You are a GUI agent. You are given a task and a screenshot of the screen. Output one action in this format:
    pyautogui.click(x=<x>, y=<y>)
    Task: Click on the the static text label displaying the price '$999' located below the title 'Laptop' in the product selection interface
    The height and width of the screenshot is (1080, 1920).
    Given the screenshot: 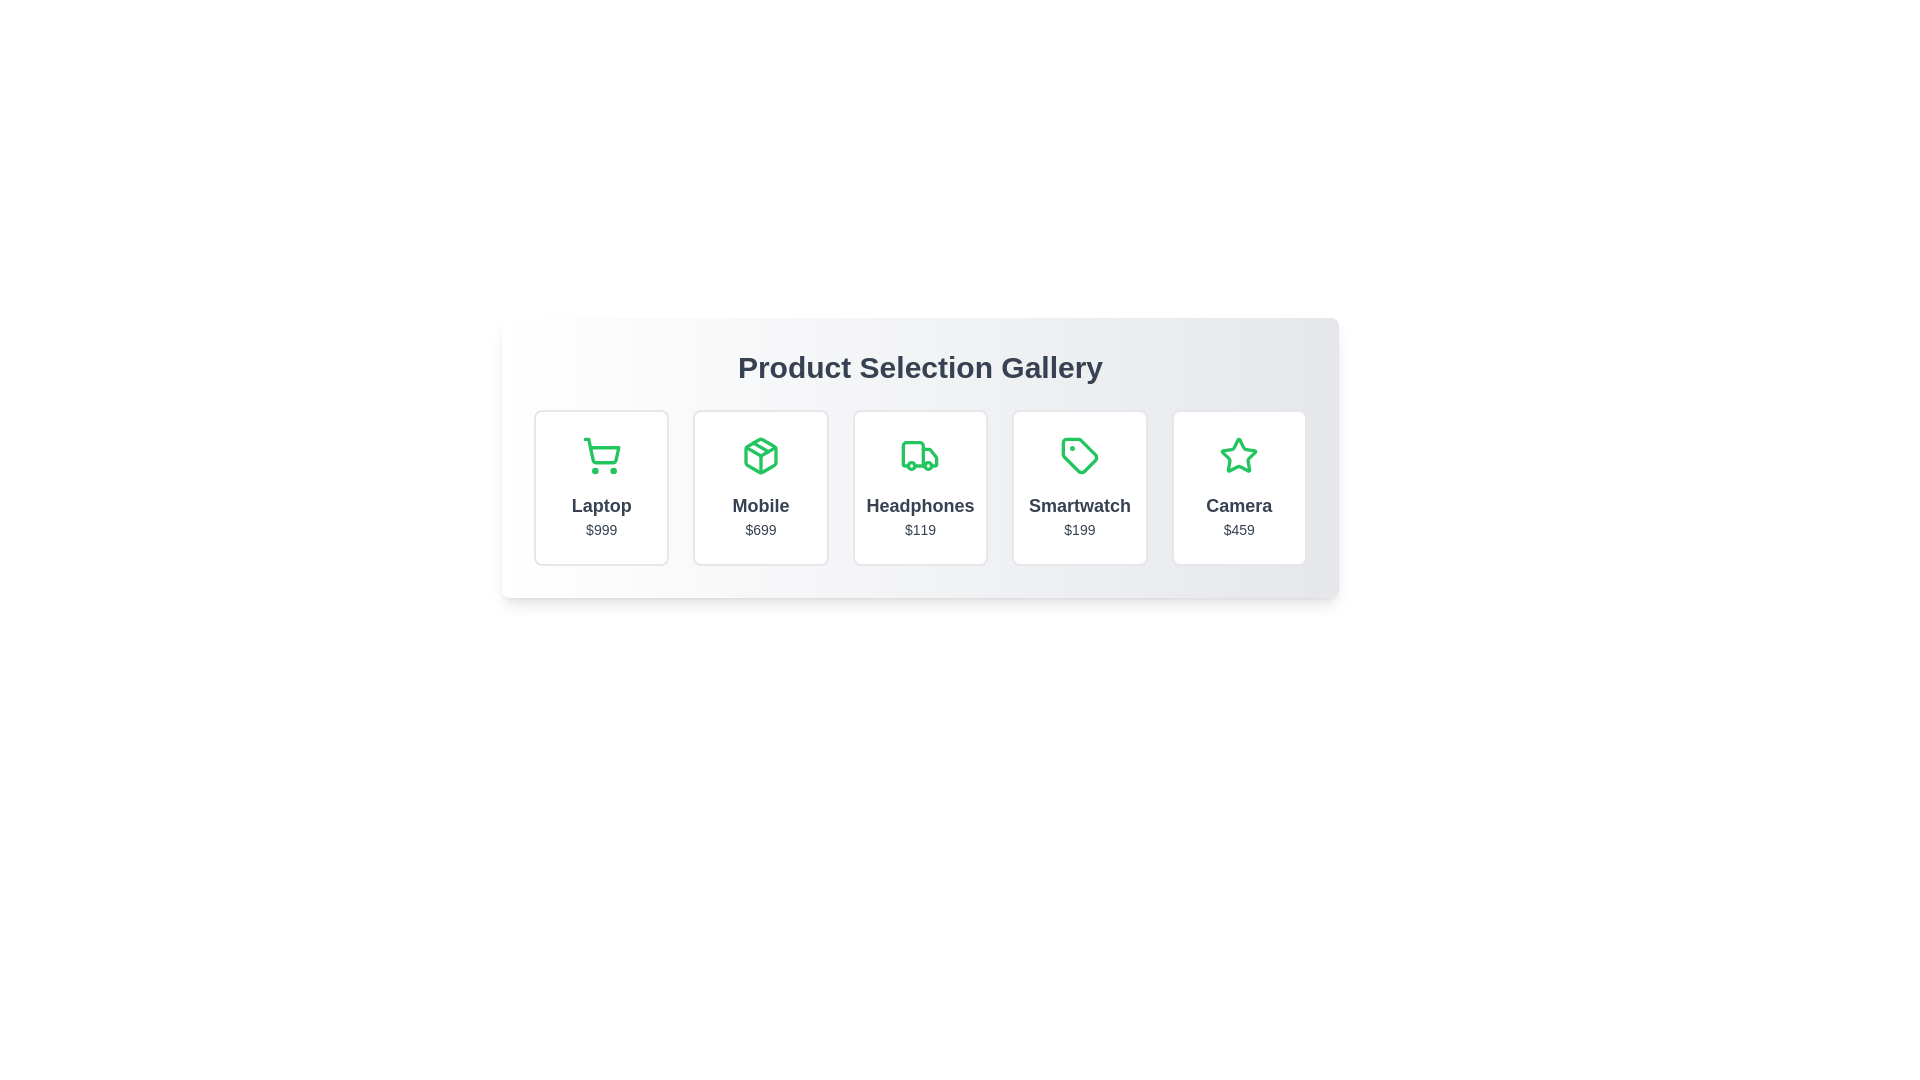 What is the action you would take?
    pyautogui.click(x=600, y=528)
    